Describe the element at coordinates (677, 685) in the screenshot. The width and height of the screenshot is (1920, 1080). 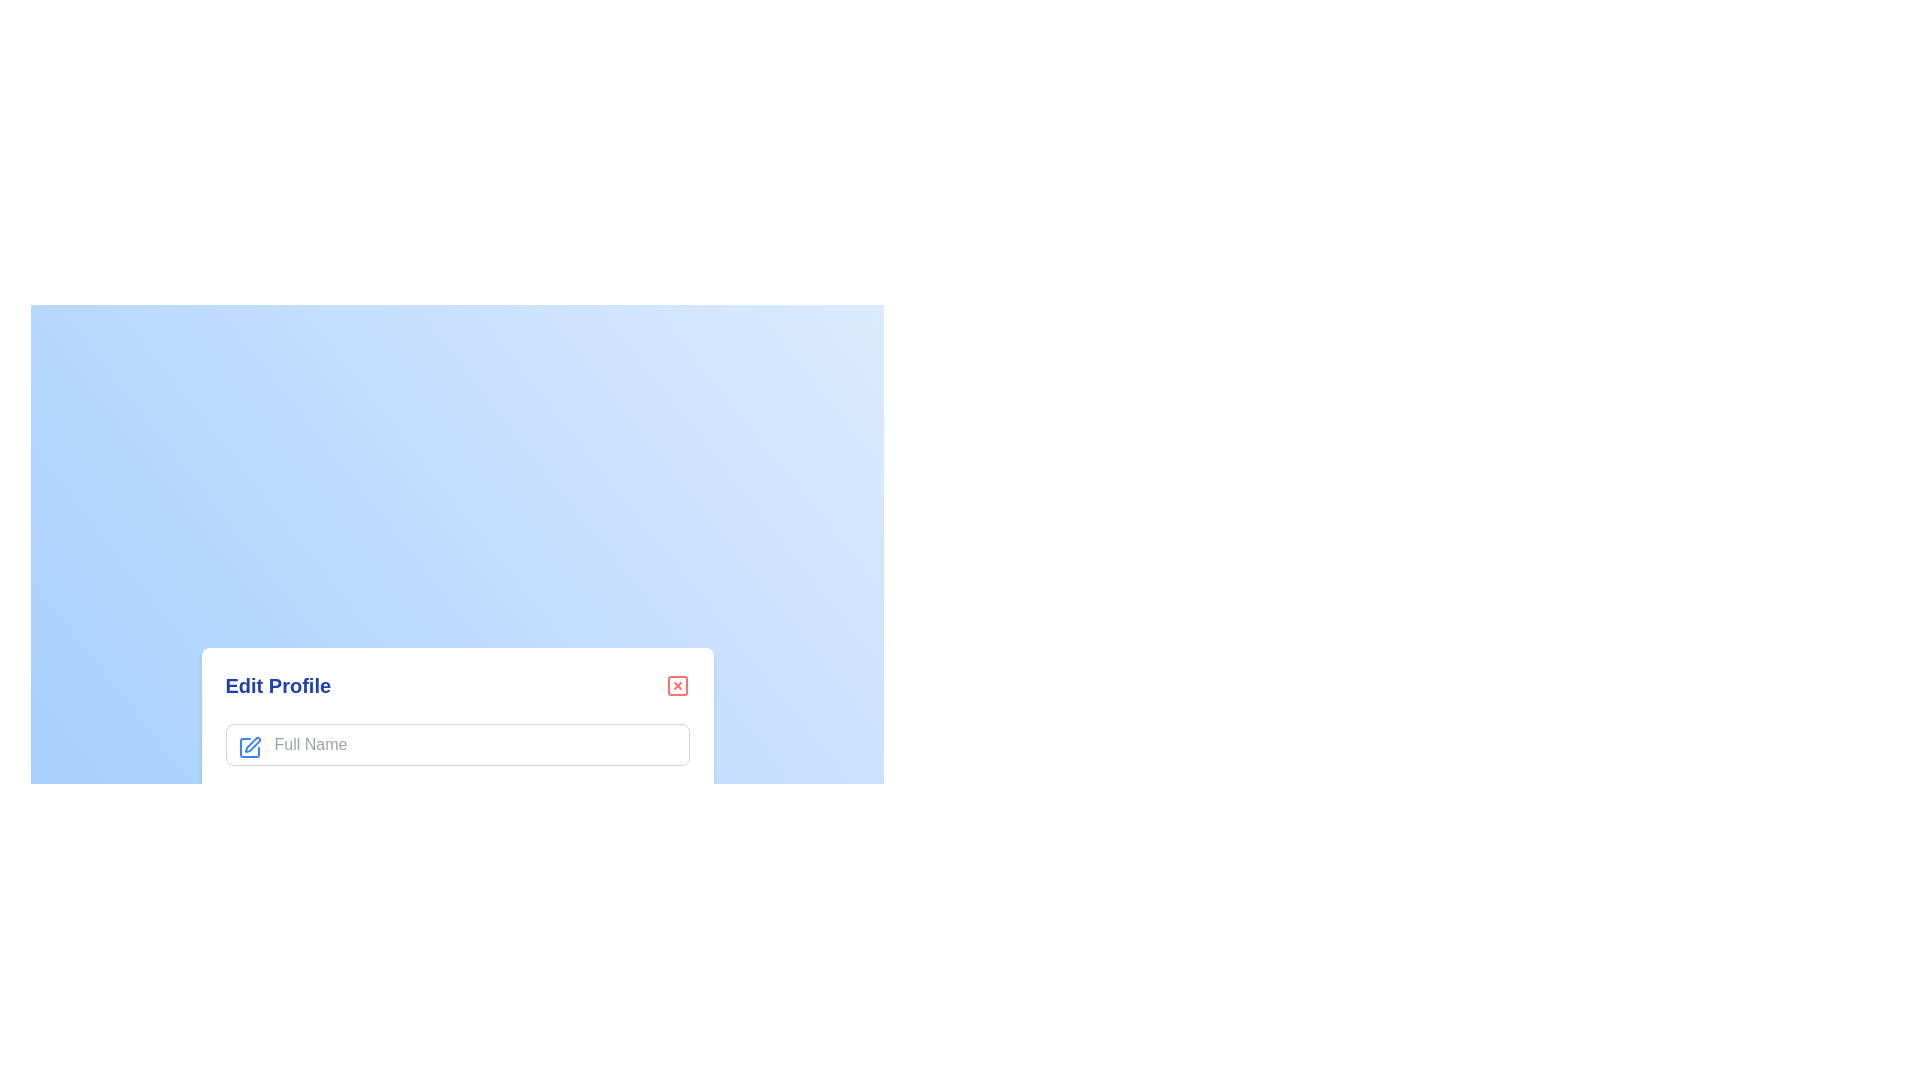
I see `the close button located at the top-right corner of the 'Edit Profile' section` at that location.